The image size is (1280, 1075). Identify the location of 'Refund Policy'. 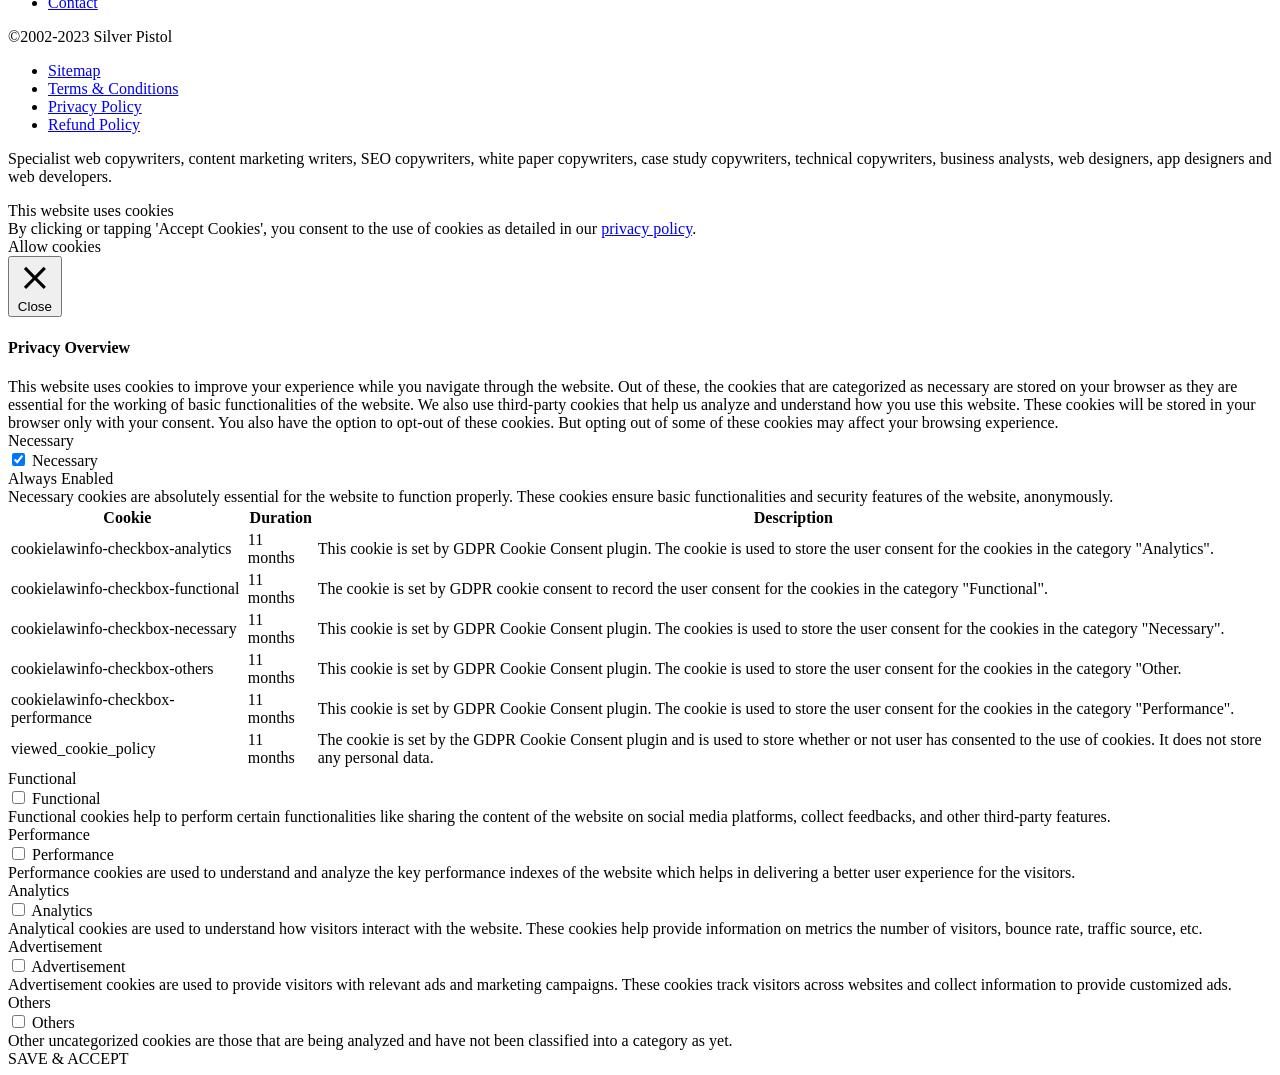
(92, 122).